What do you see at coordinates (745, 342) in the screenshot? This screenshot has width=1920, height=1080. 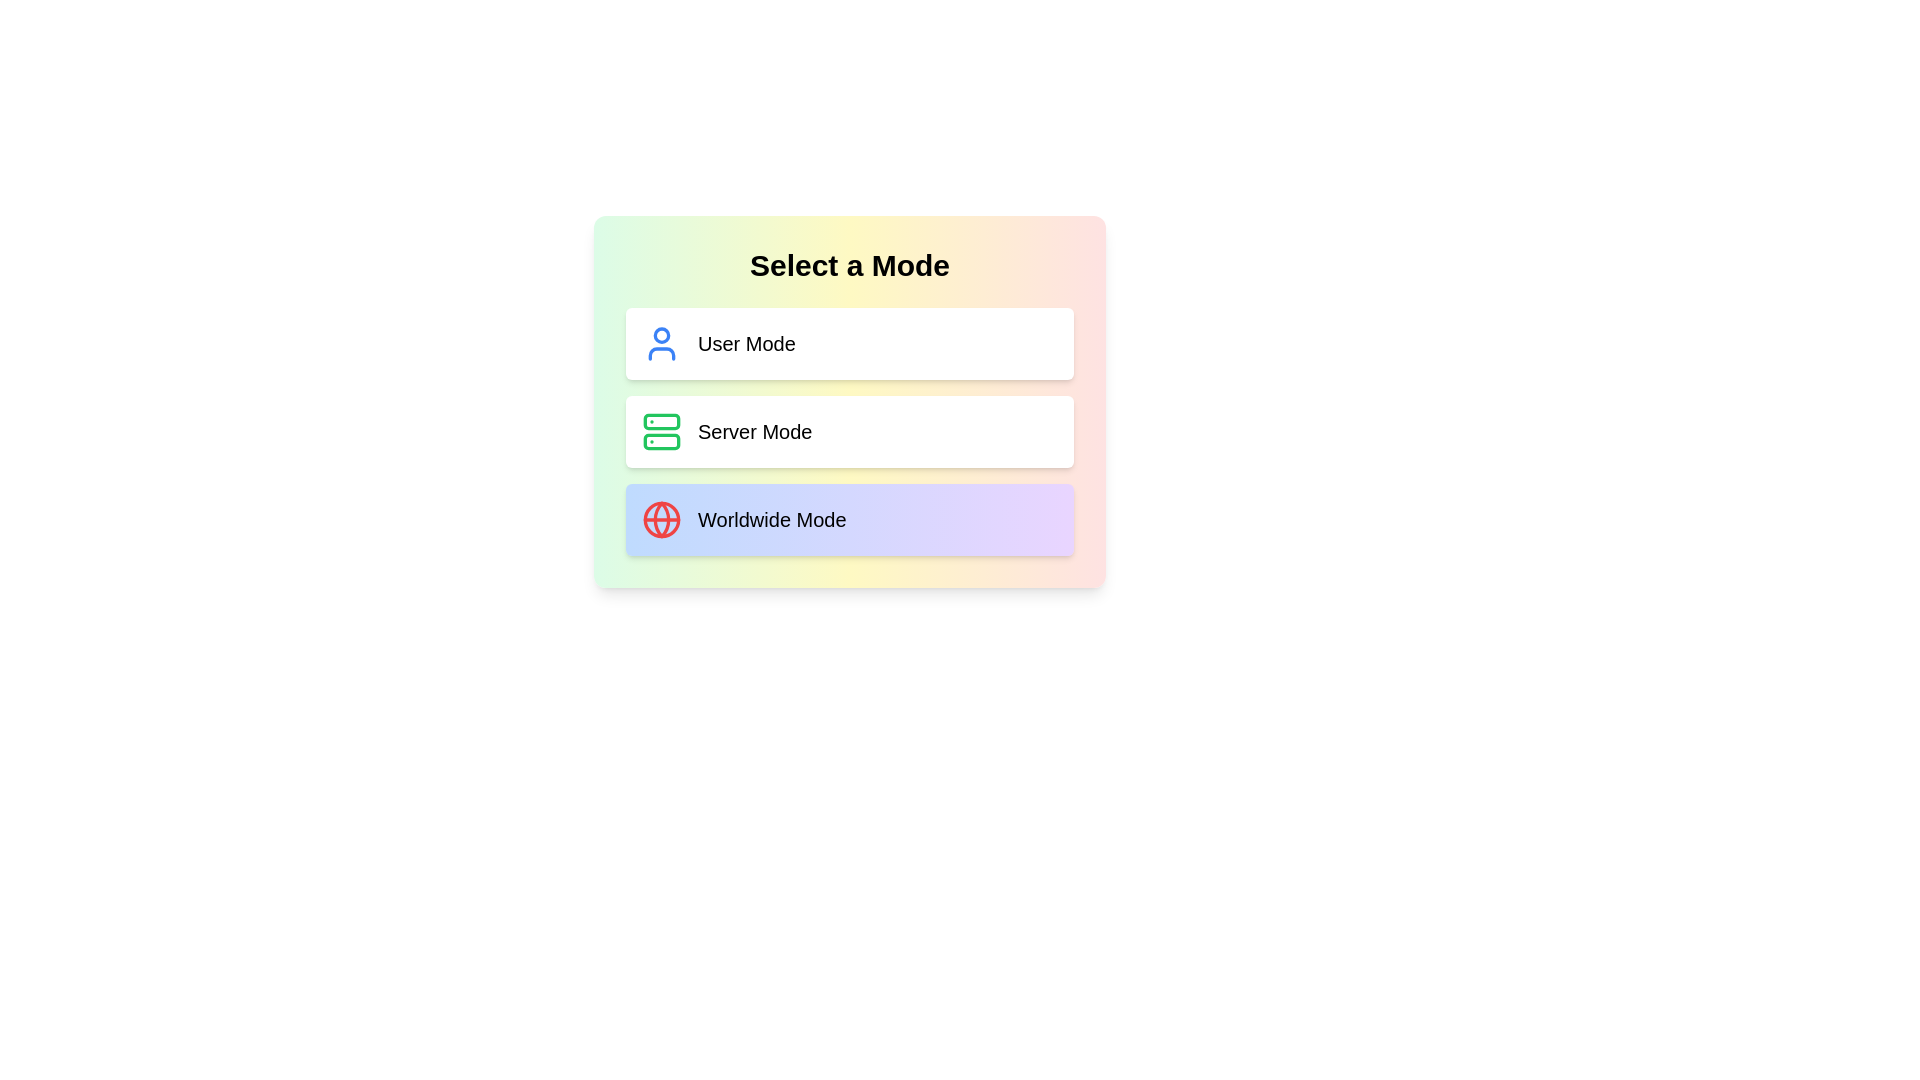 I see `'User Mode' label which is positioned in the first row of a vertically stacked list of options, located to the right of the user icon` at bounding box center [745, 342].